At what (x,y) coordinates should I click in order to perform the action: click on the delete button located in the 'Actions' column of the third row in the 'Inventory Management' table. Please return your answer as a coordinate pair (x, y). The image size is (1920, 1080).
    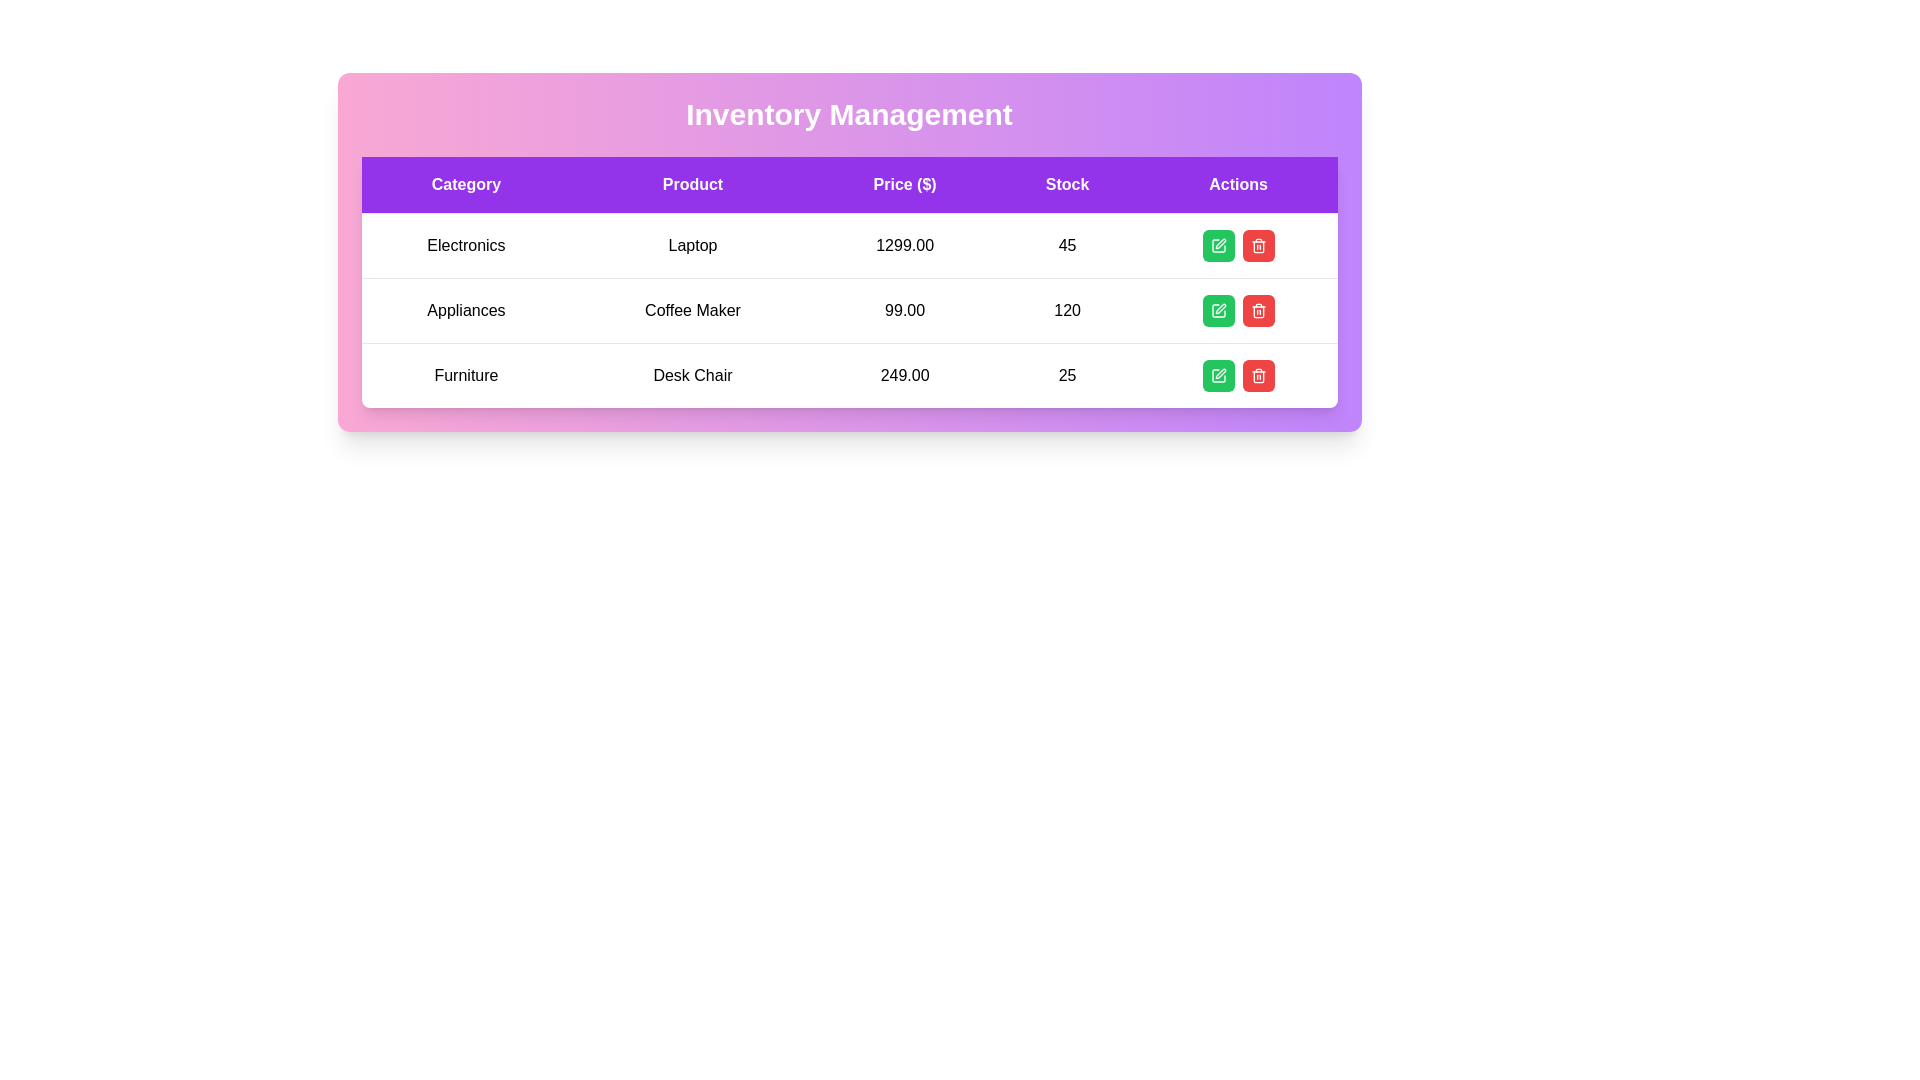
    Looking at the image, I should click on (1257, 375).